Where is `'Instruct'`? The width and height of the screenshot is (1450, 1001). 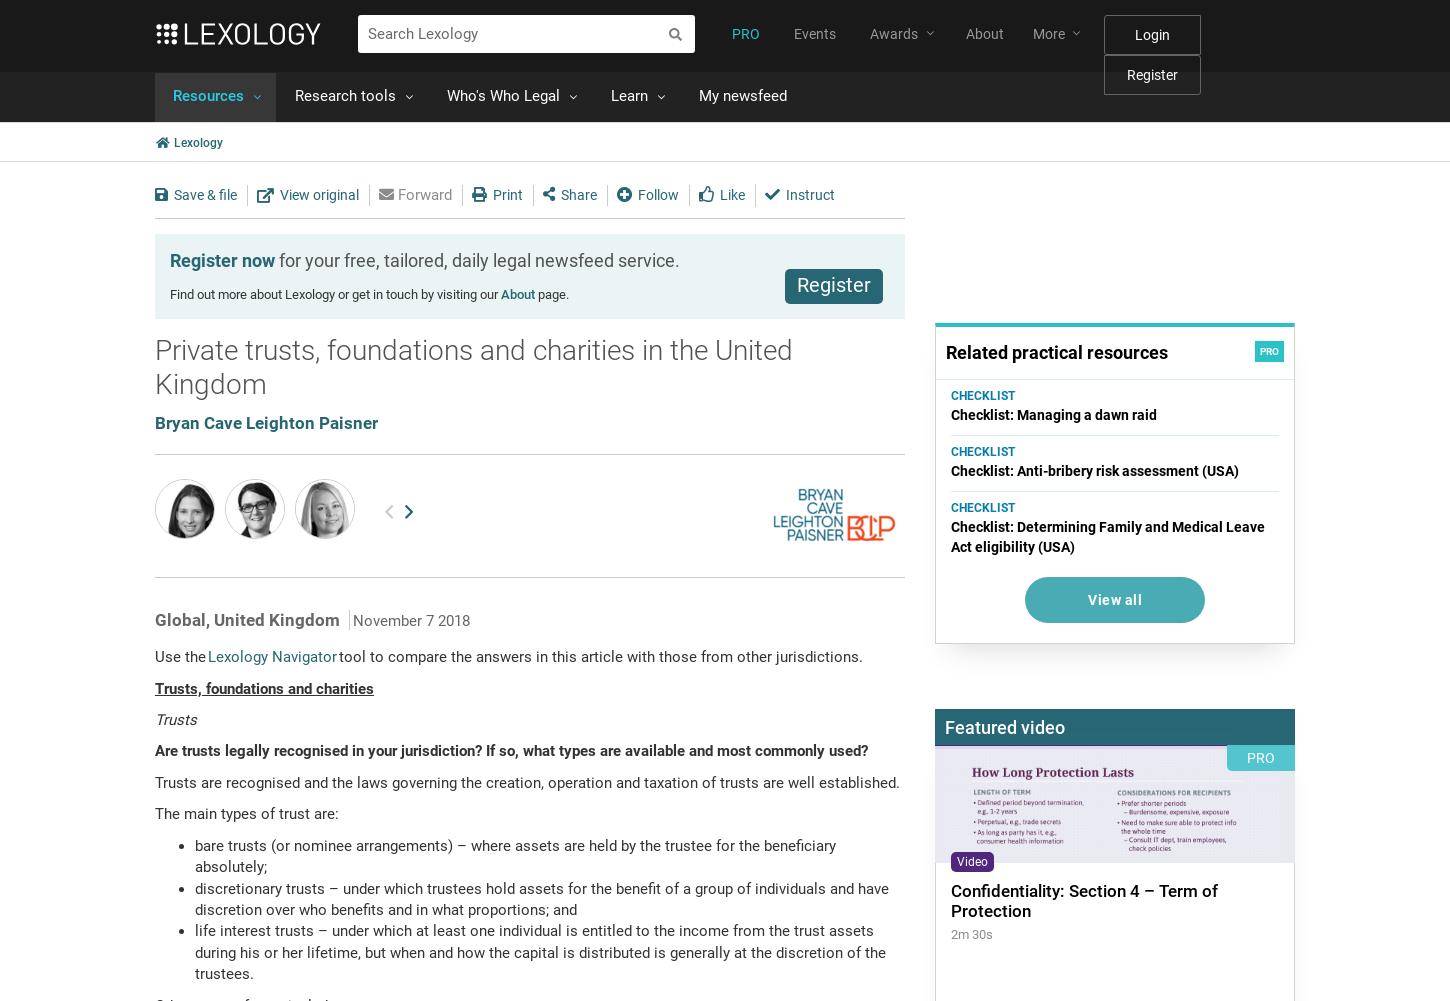 'Instruct' is located at coordinates (808, 193).